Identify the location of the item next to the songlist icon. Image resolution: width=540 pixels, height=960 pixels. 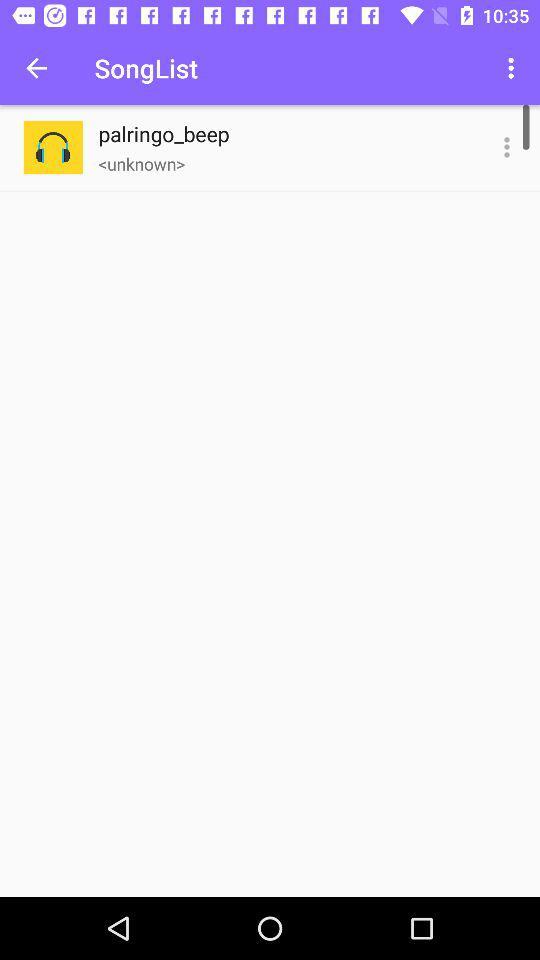
(513, 68).